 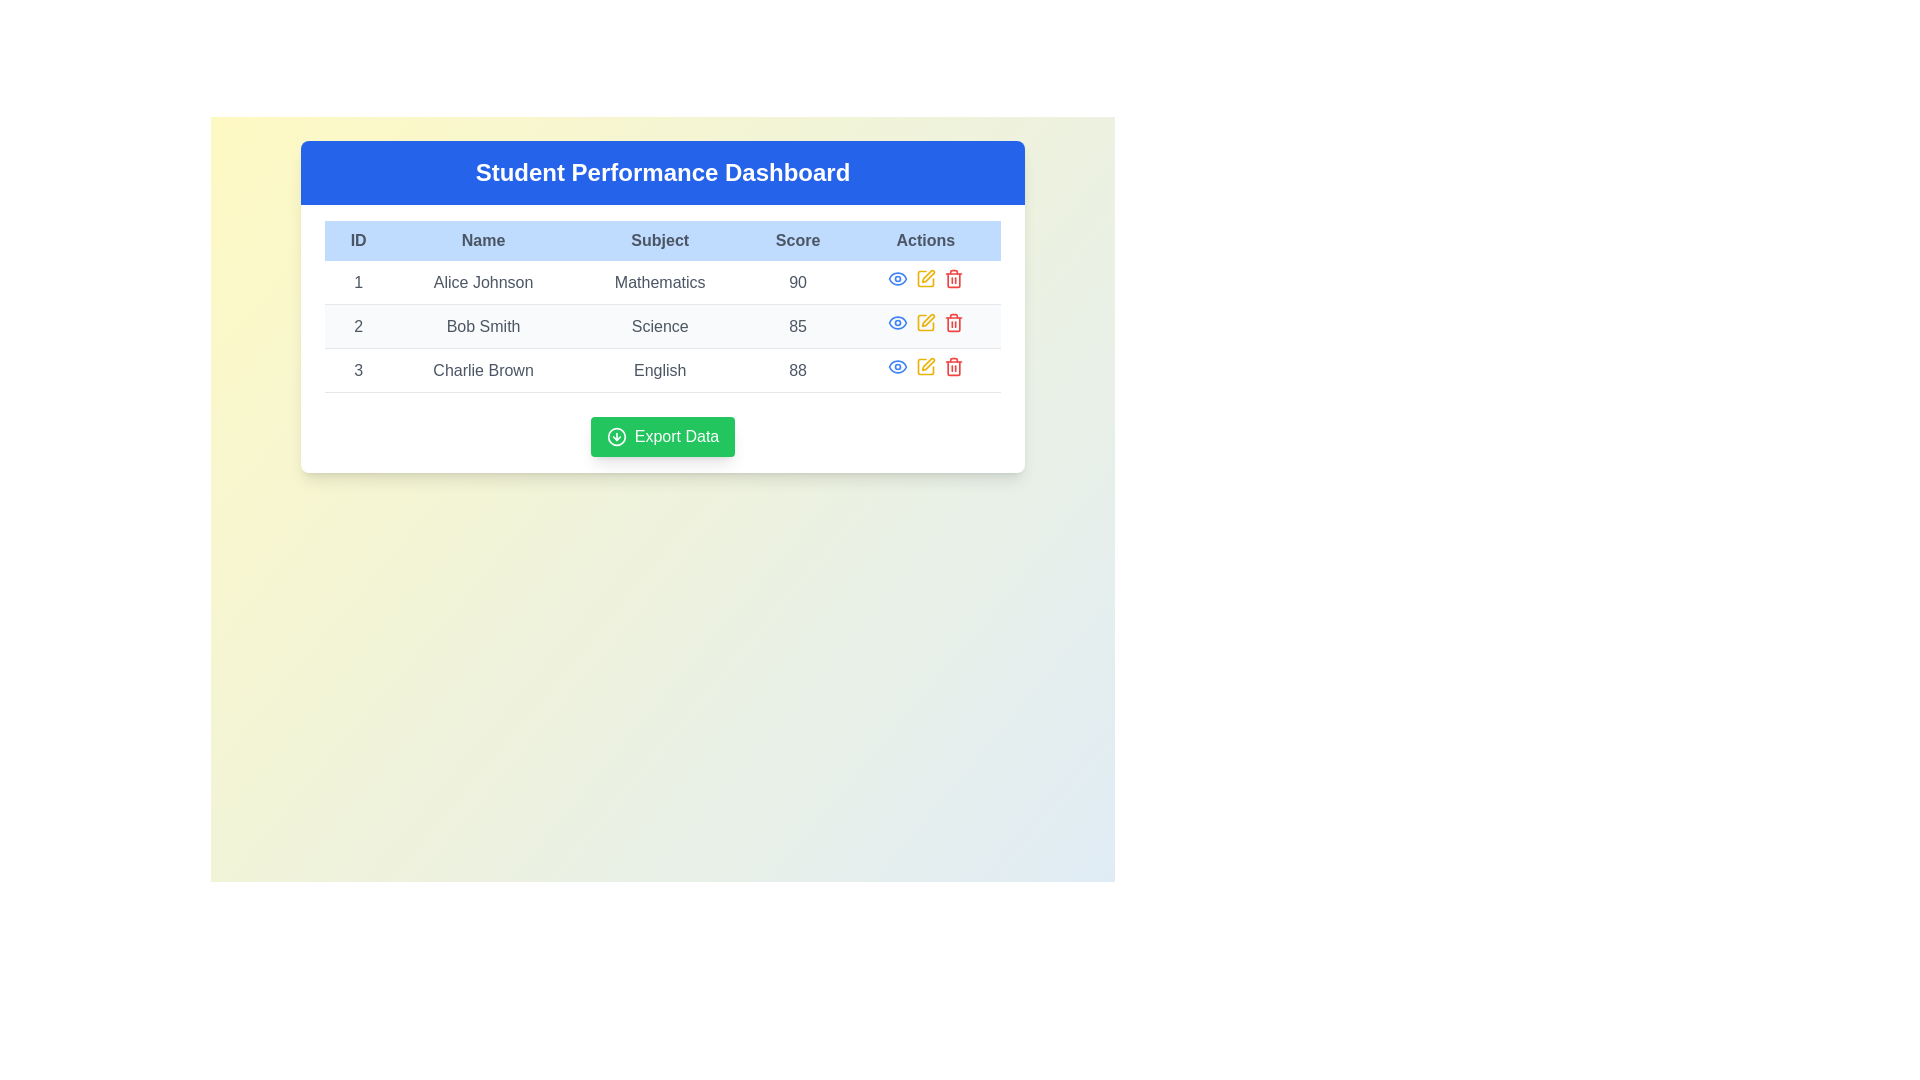 What do you see at coordinates (662, 370) in the screenshot?
I see `the third table row that contains details about a student's ID, name, subject, and score` at bounding box center [662, 370].